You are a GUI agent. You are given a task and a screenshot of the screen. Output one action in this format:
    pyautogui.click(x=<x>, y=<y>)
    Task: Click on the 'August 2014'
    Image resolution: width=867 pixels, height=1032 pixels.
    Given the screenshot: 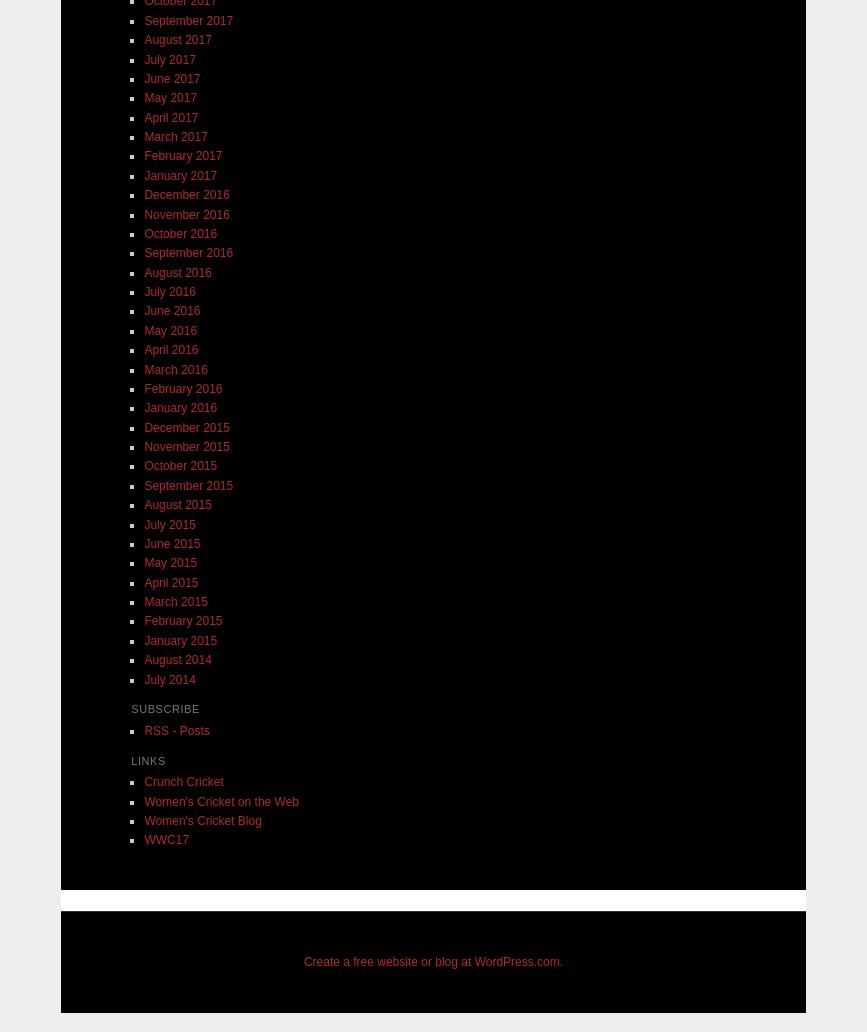 What is the action you would take?
    pyautogui.click(x=177, y=658)
    